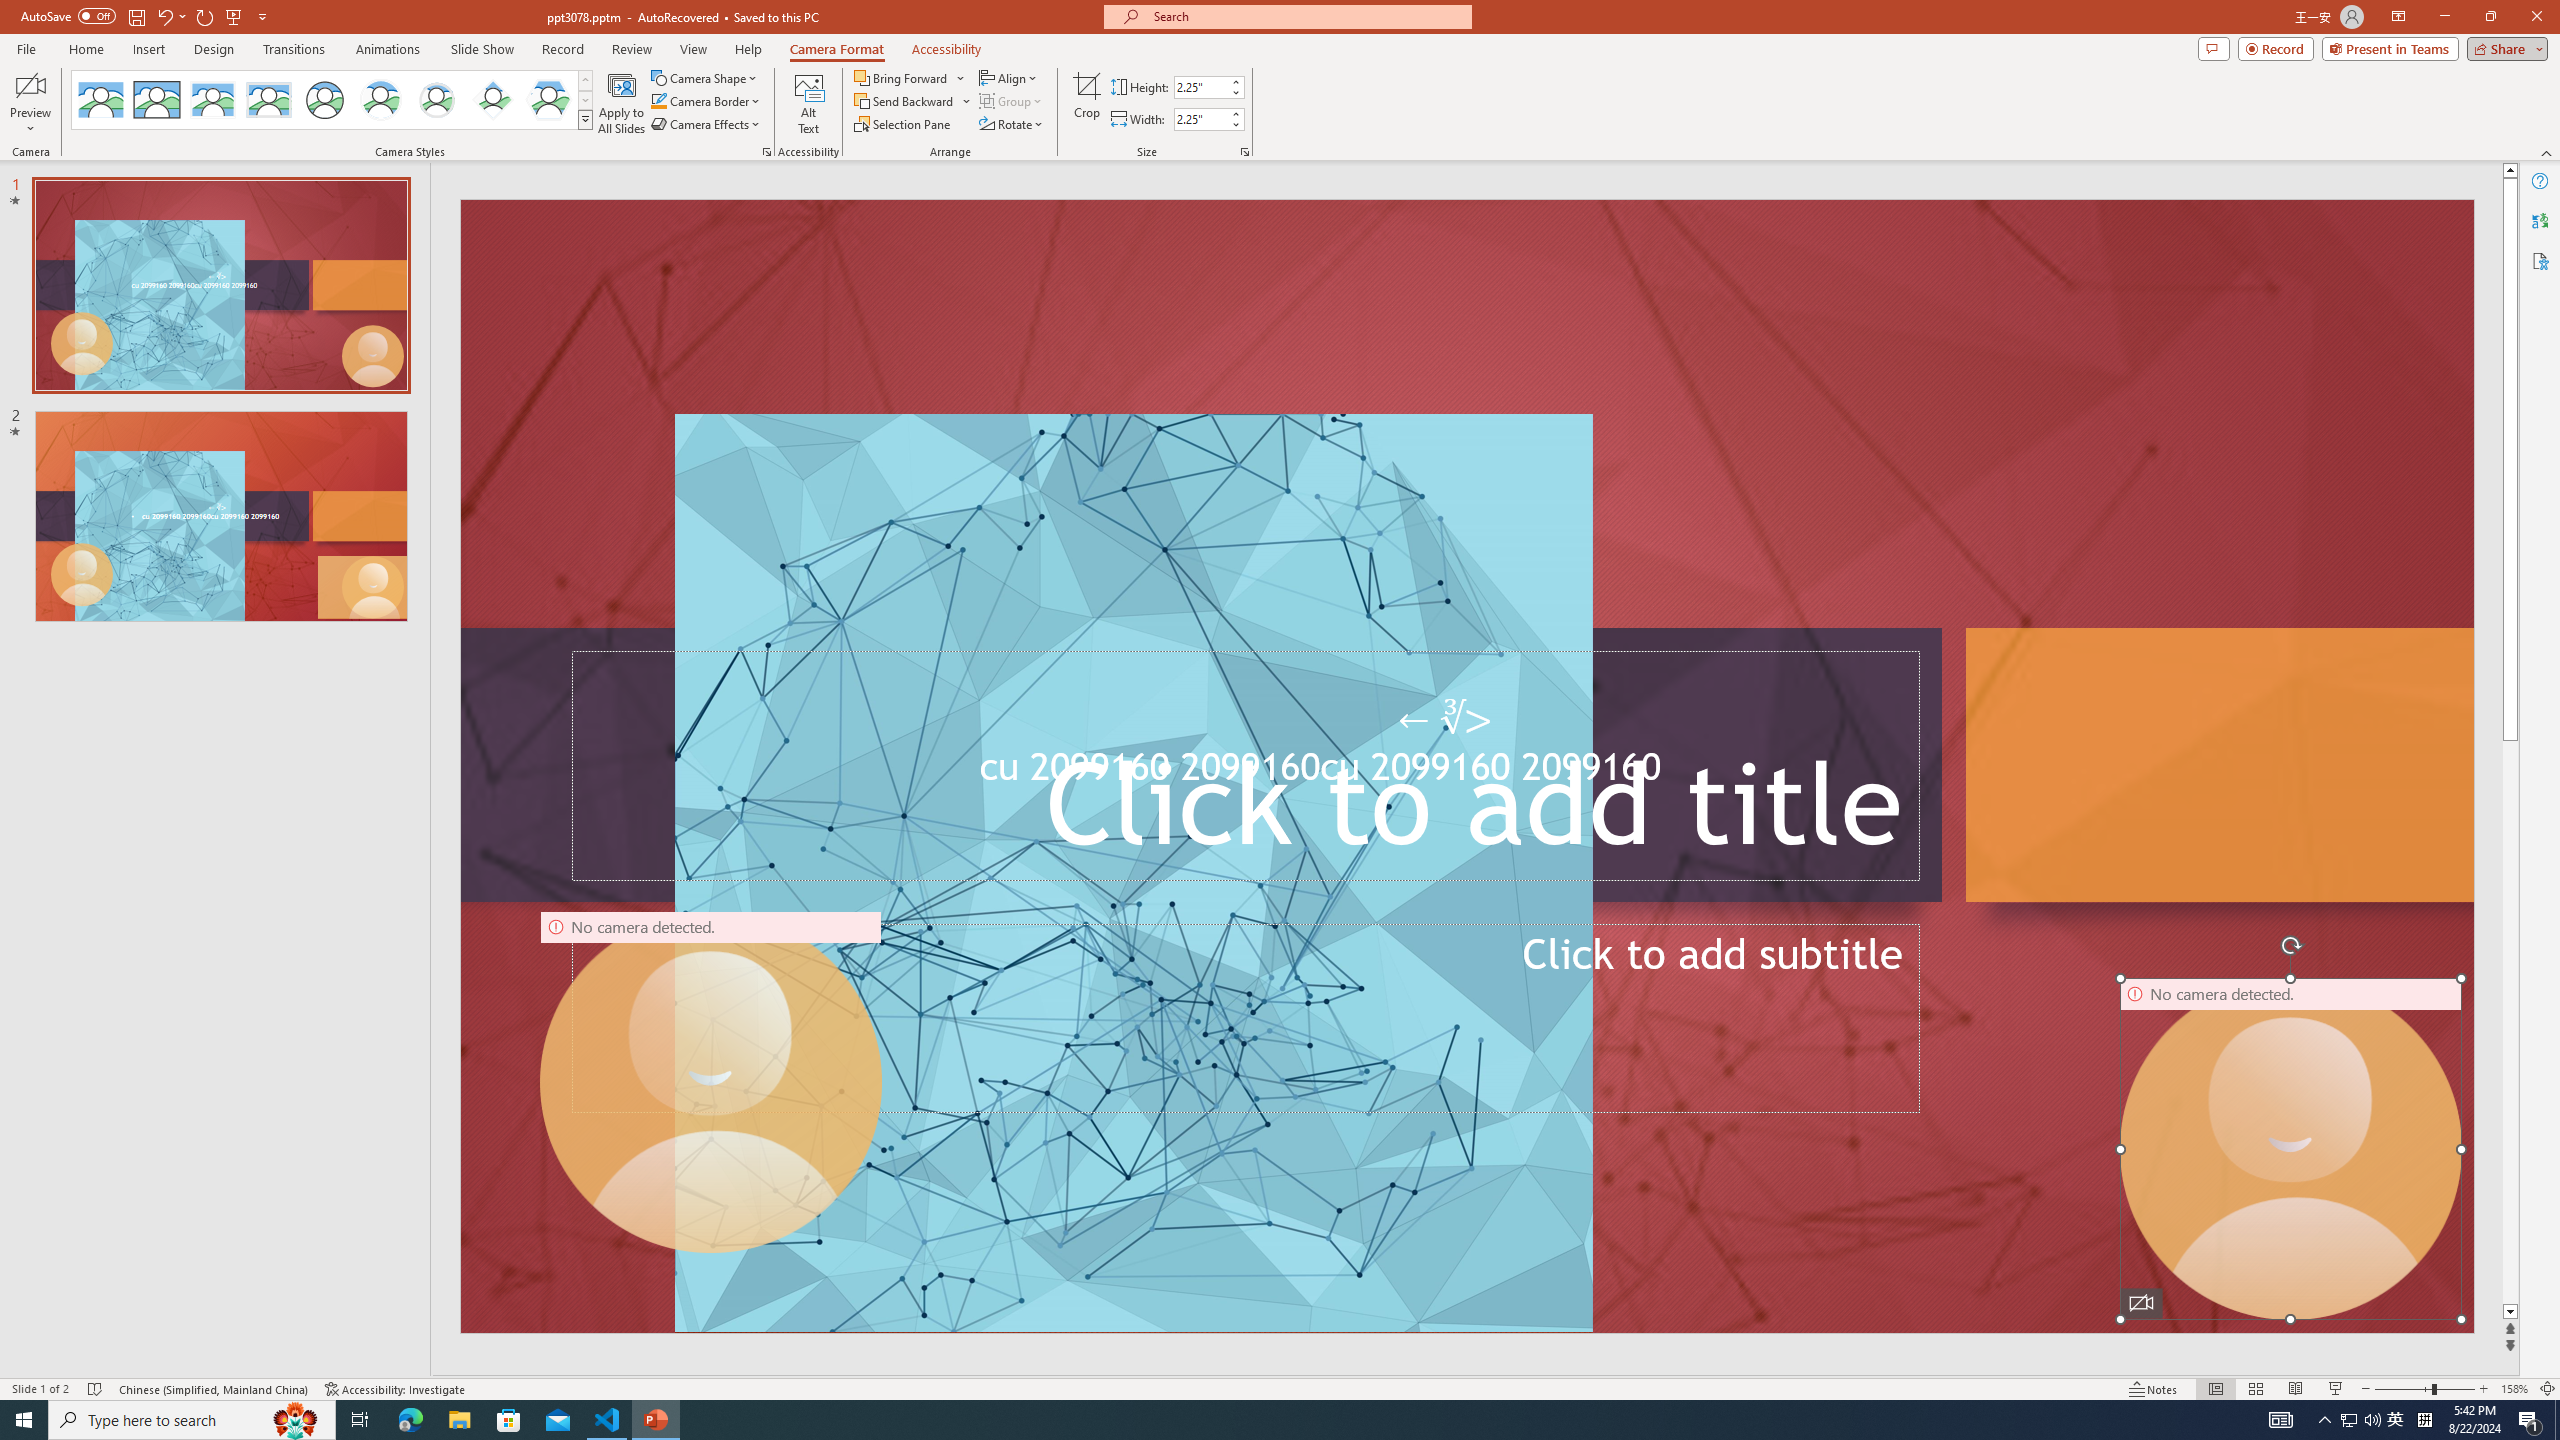 The width and height of the screenshot is (2560, 1440). What do you see at coordinates (1011, 122) in the screenshot?
I see `'Rotate'` at bounding box center [1011, 122].